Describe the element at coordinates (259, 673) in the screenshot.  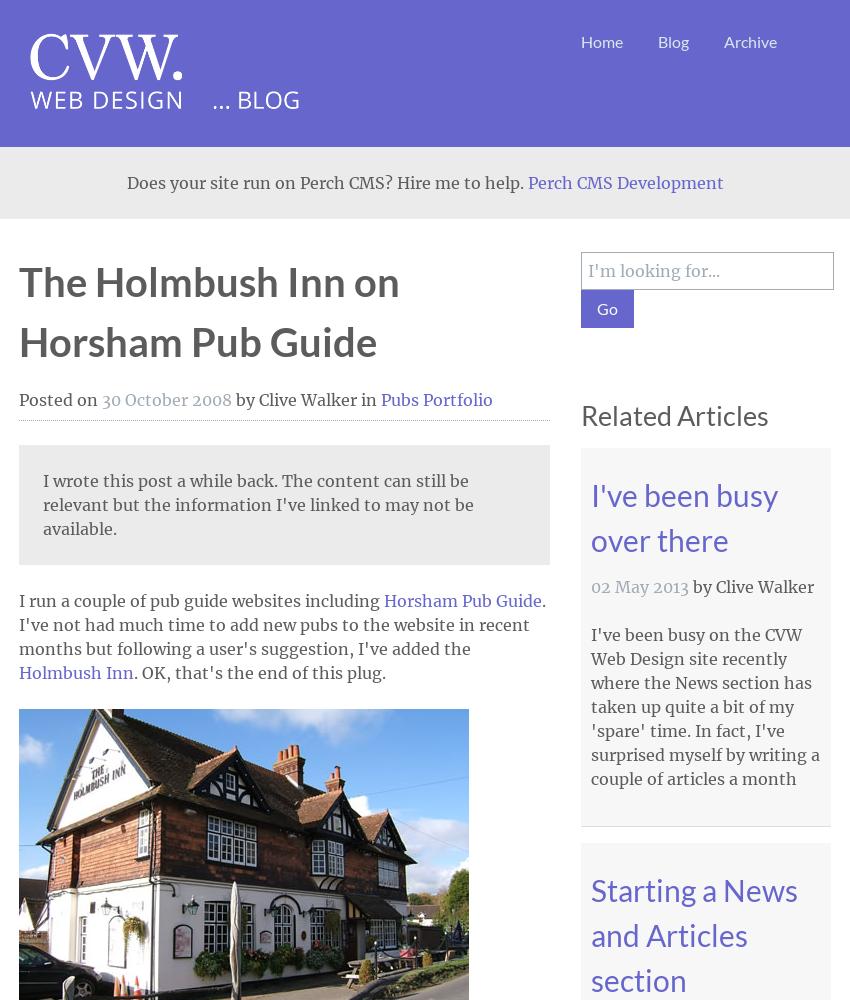
I see `'. OK, that's the end of this plug.'` at that location.